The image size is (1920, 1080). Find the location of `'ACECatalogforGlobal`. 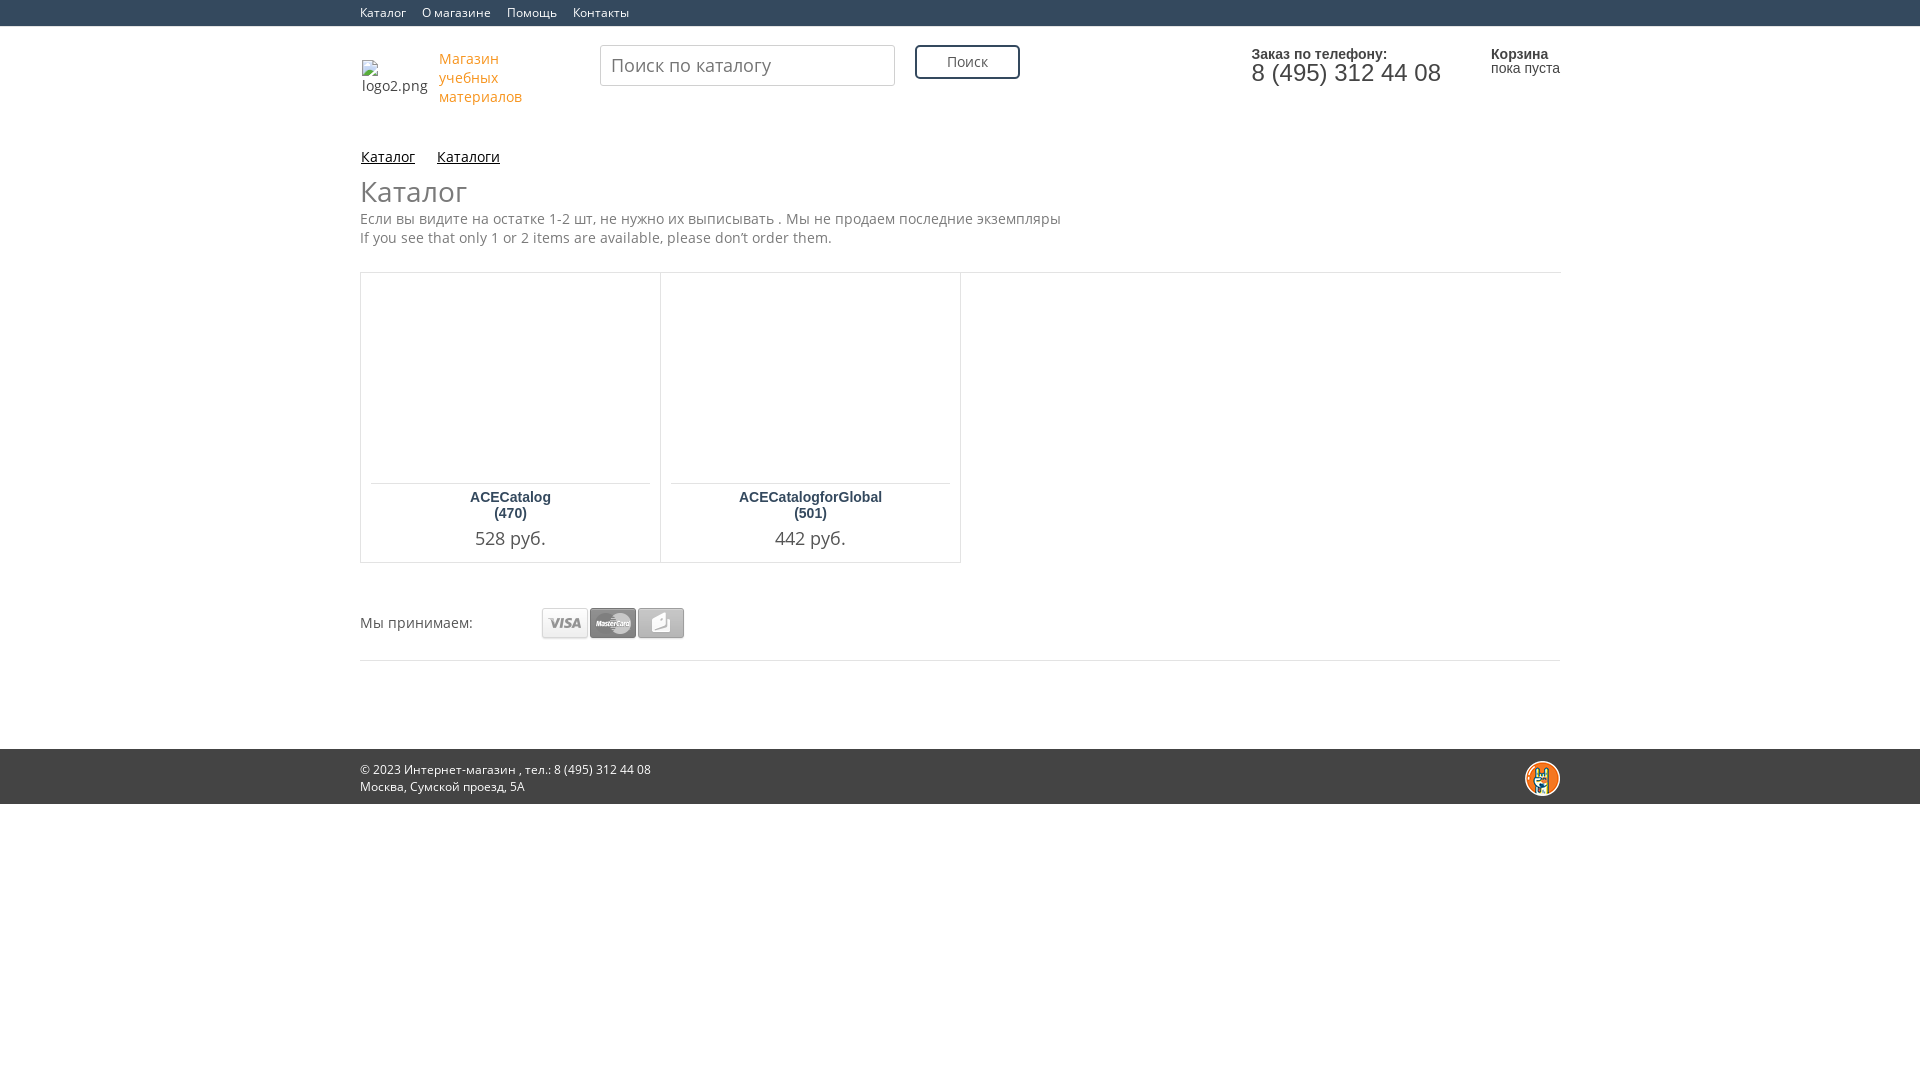

'ACECatalogforGlobal is located at coordinates (738, 504).